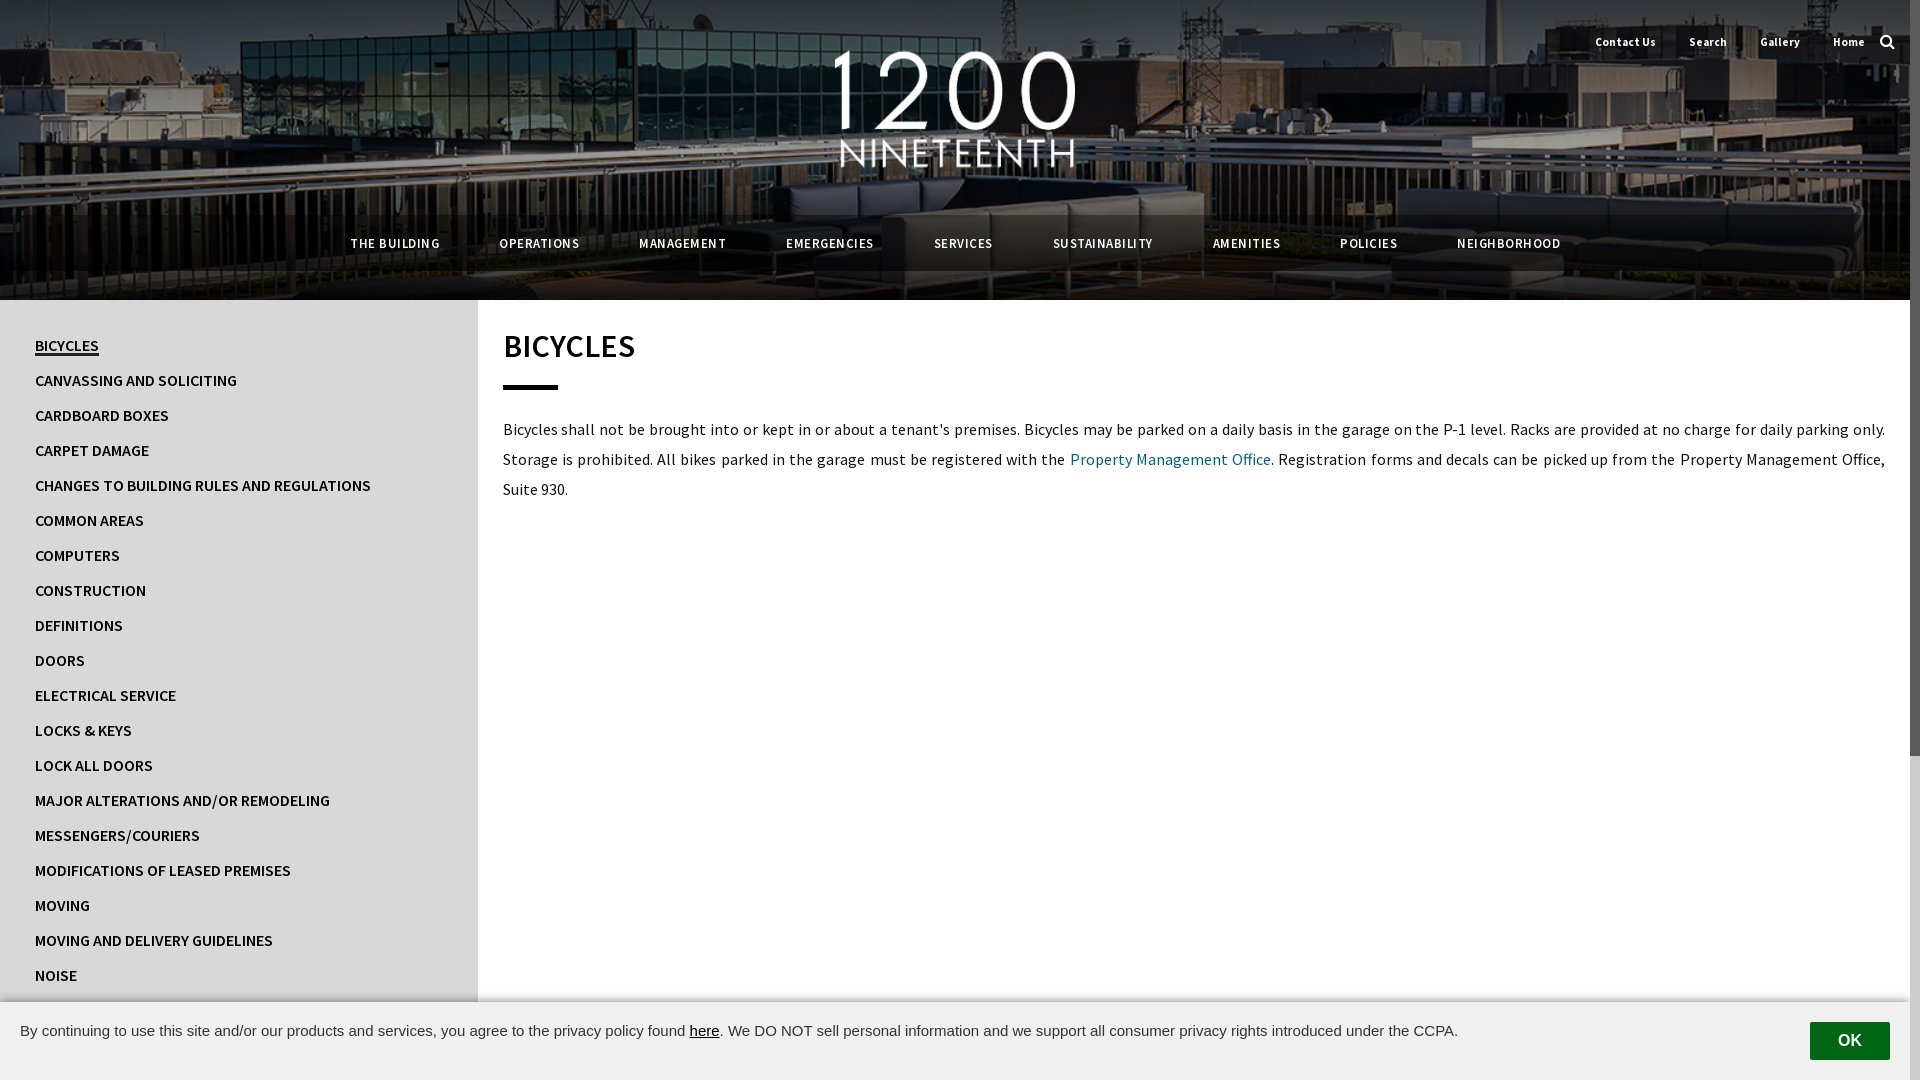  Describe the element at coordinates (1707, 42) in the screenshot. I see `'Search'` at that location.